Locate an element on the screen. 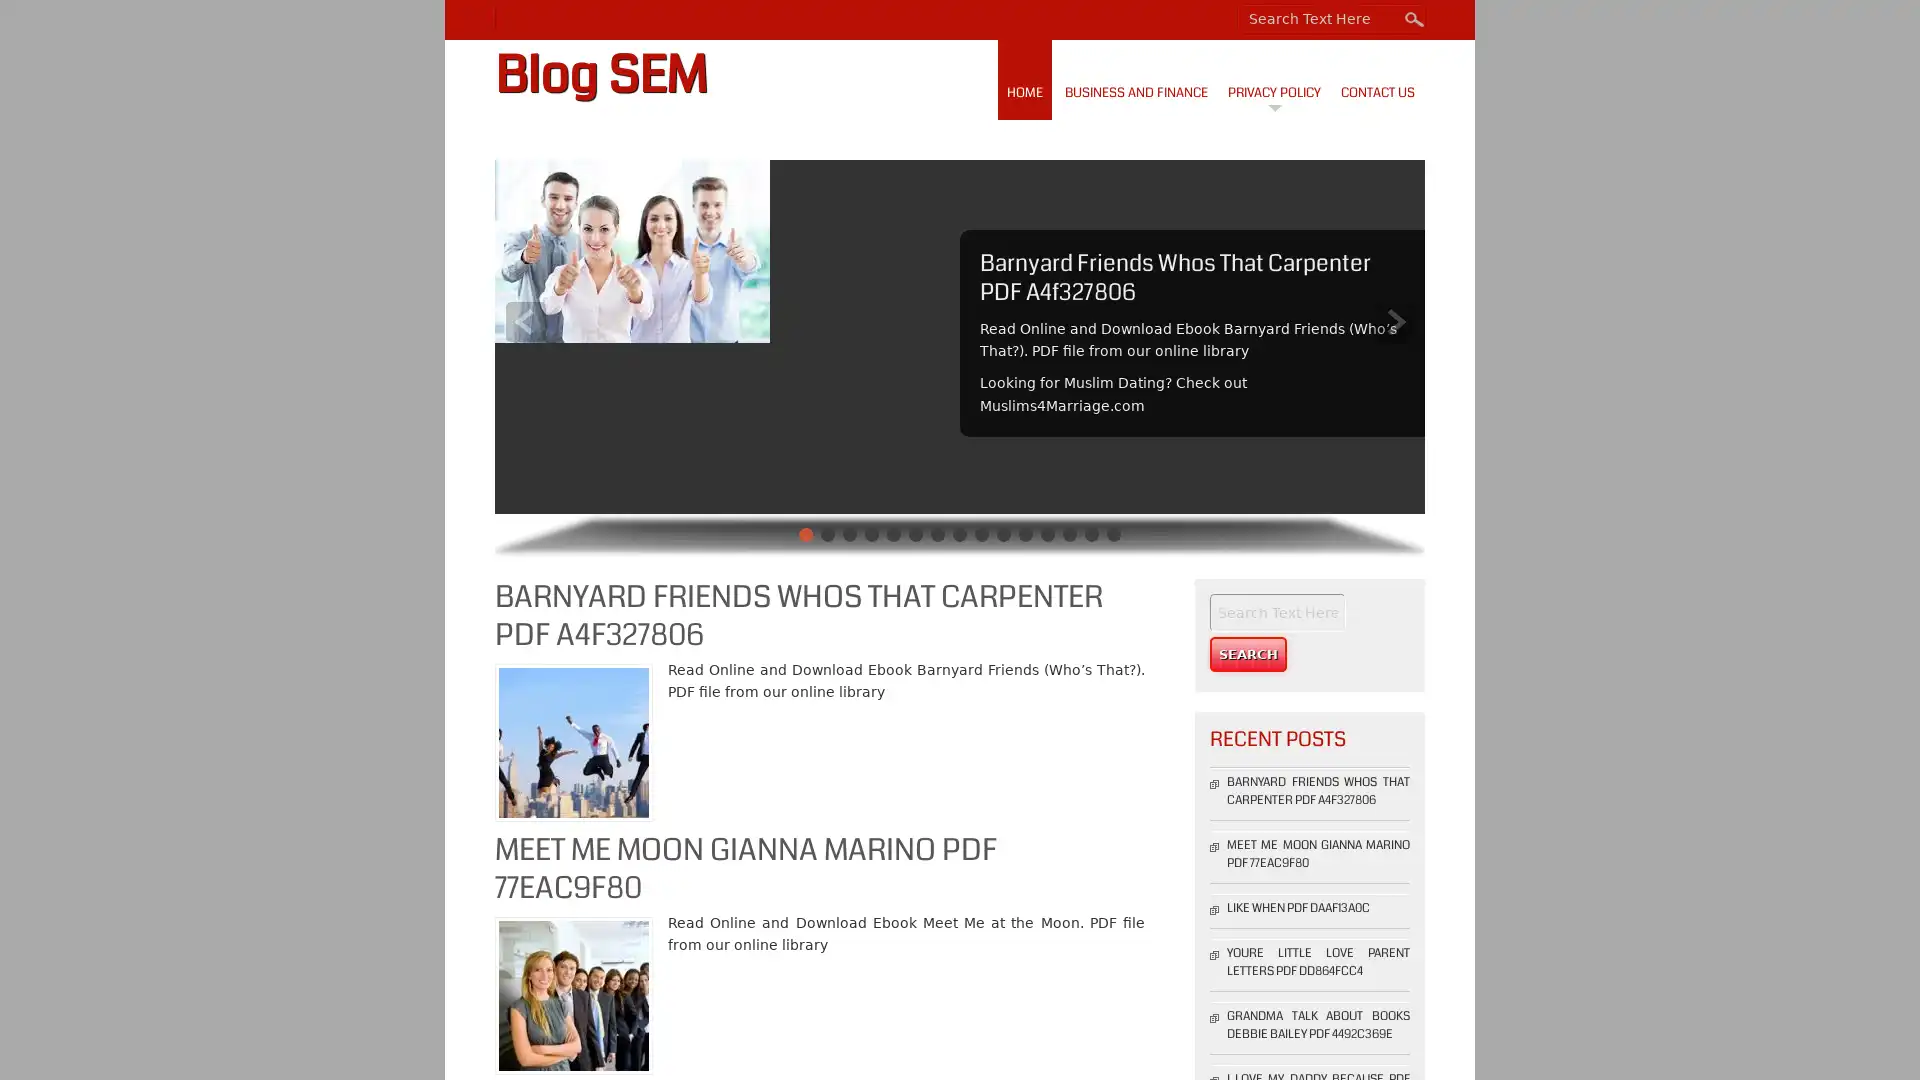  Search is located at coordinates (1247, 654).